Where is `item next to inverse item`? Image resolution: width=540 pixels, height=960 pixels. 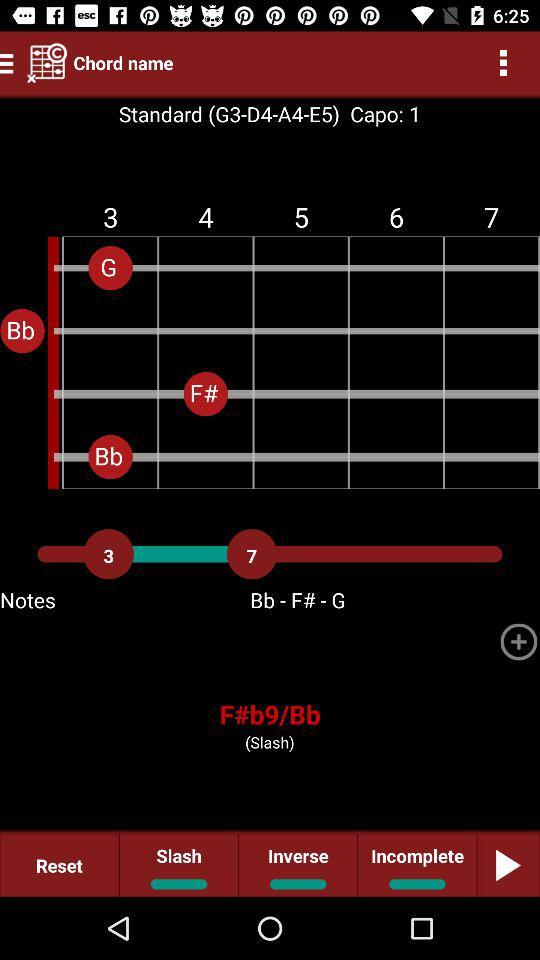 item next to inverse item is located at coordinates (416, 864).